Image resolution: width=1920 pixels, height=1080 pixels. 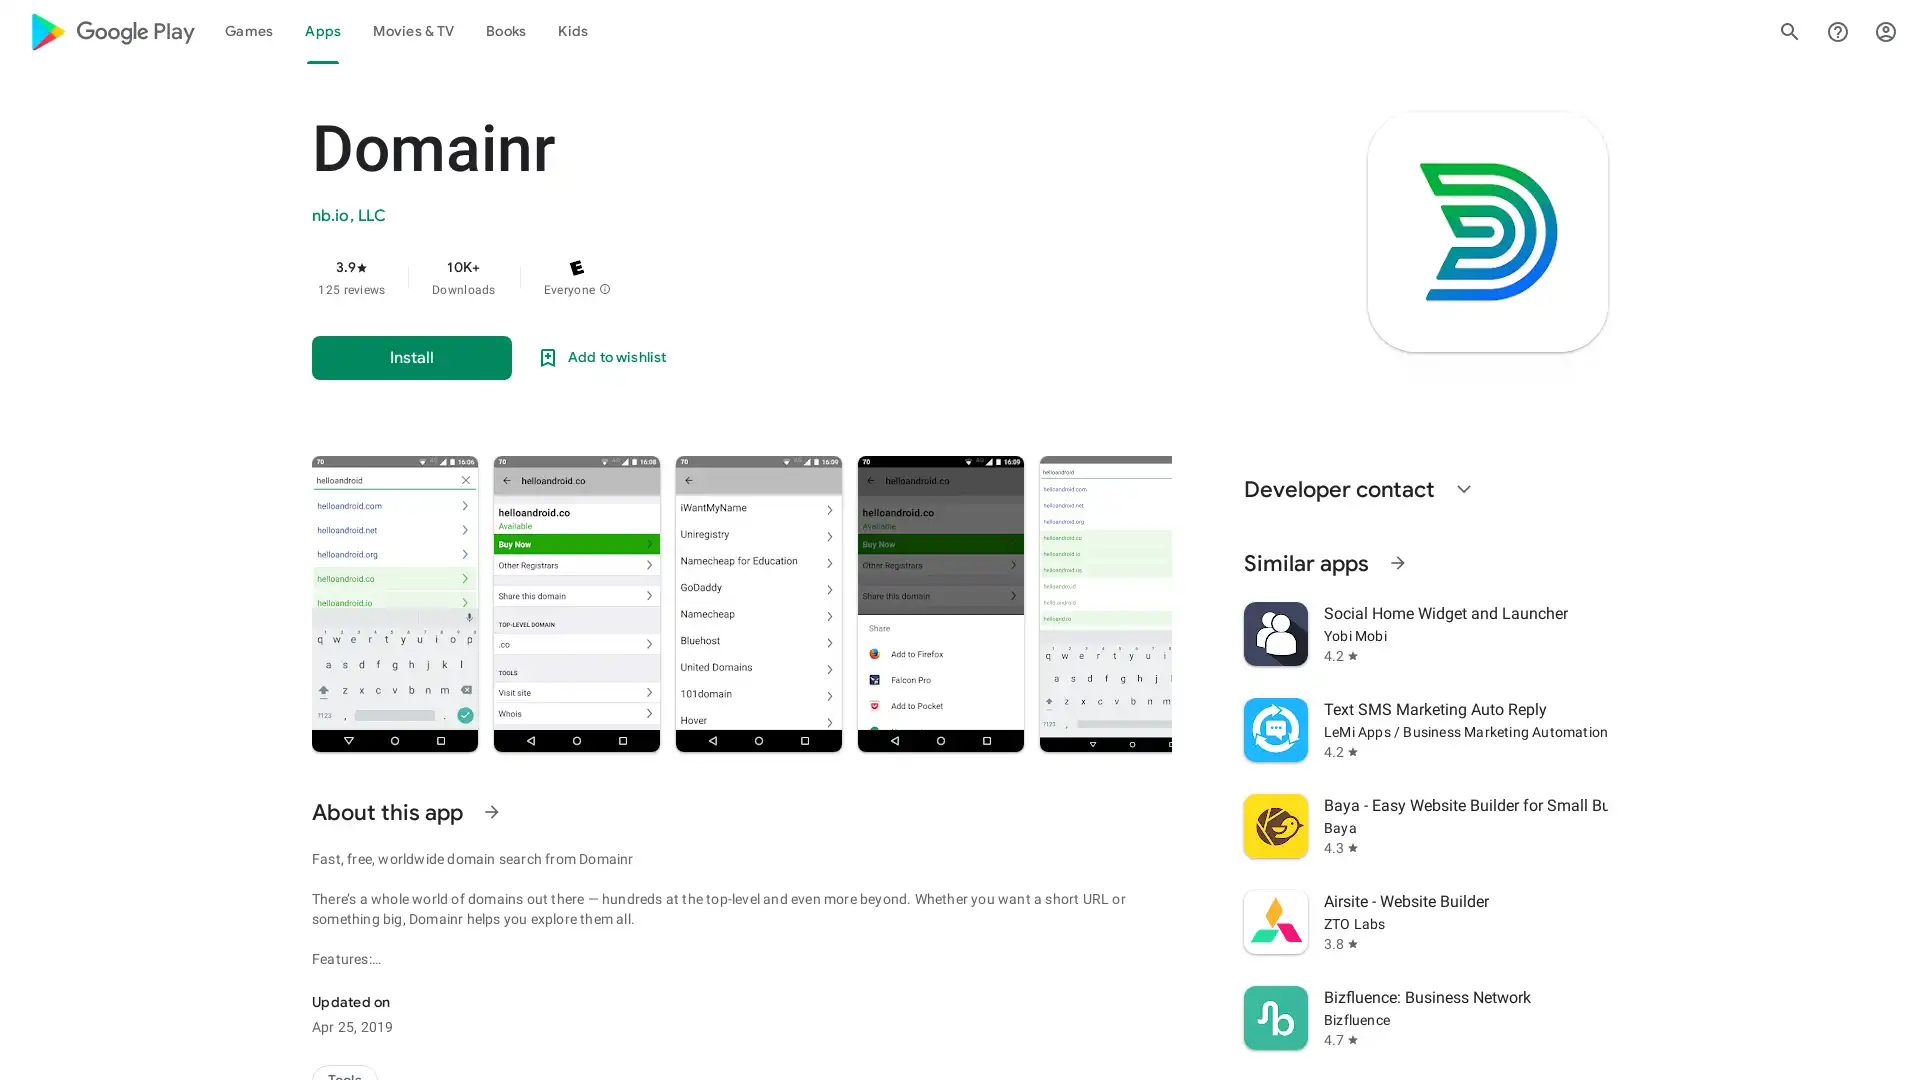 I want to click on Screenshot image, so click(x=1132, y=603).